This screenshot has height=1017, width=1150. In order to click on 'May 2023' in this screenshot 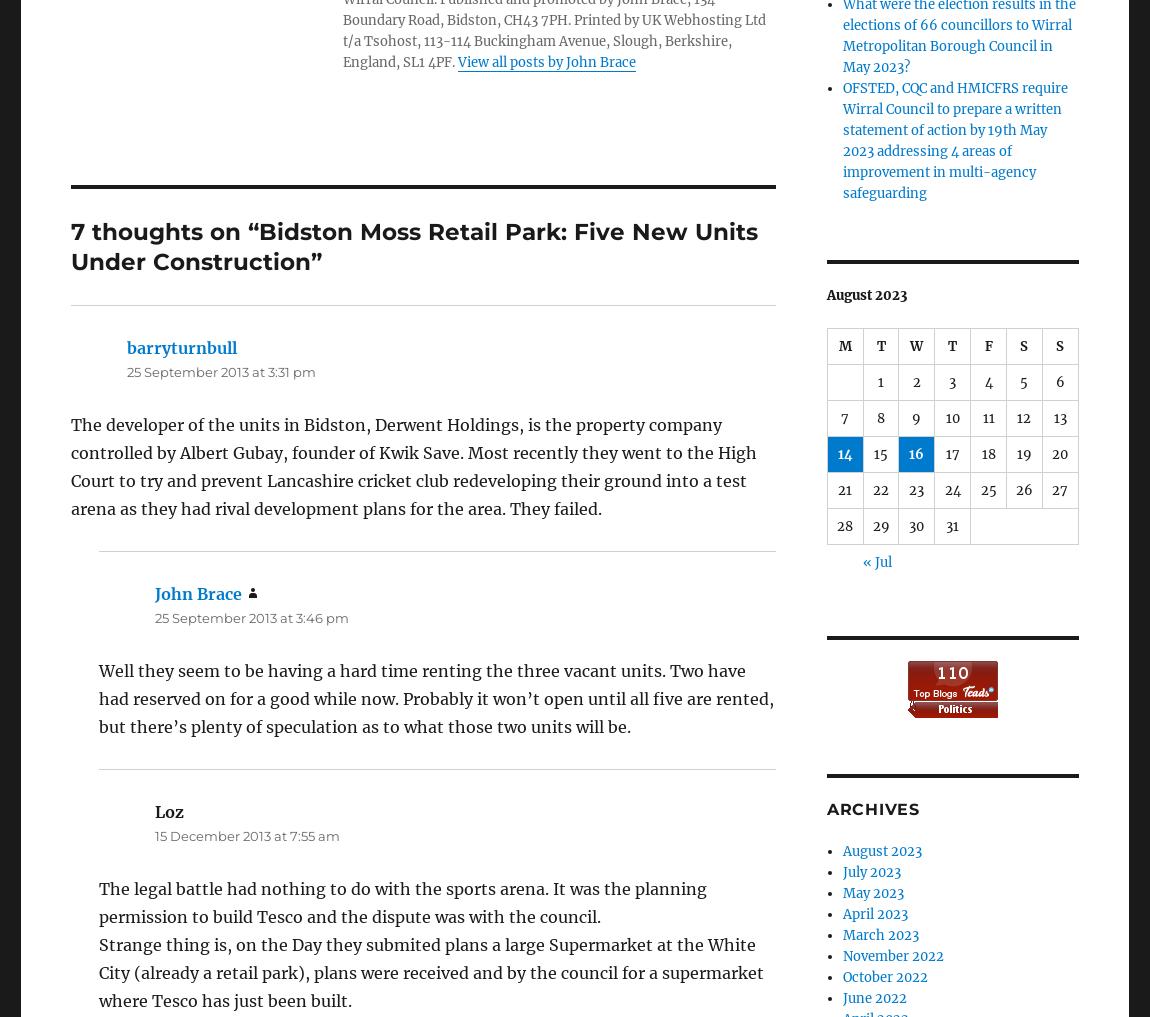, I will do `click(841, 893)`.